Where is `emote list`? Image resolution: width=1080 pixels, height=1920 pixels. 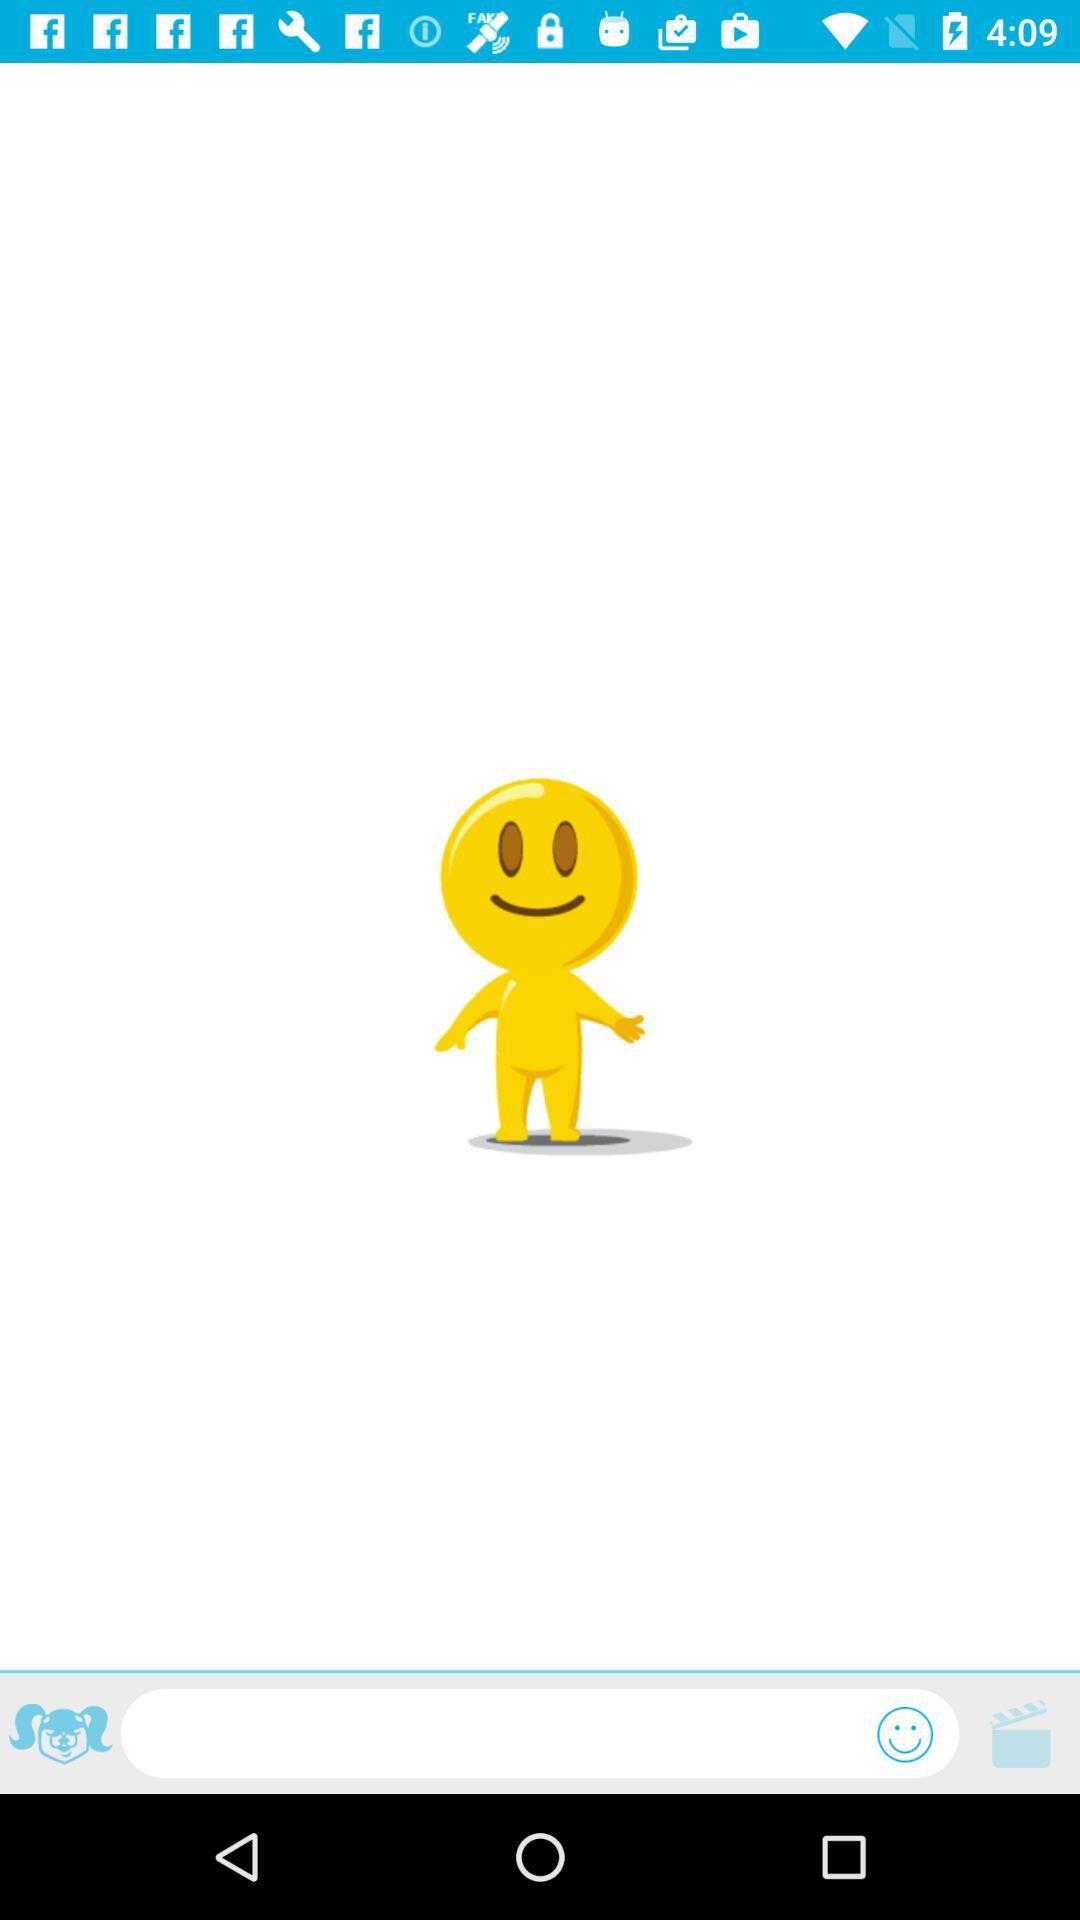
emote list is located at coordinates (905, 1733).